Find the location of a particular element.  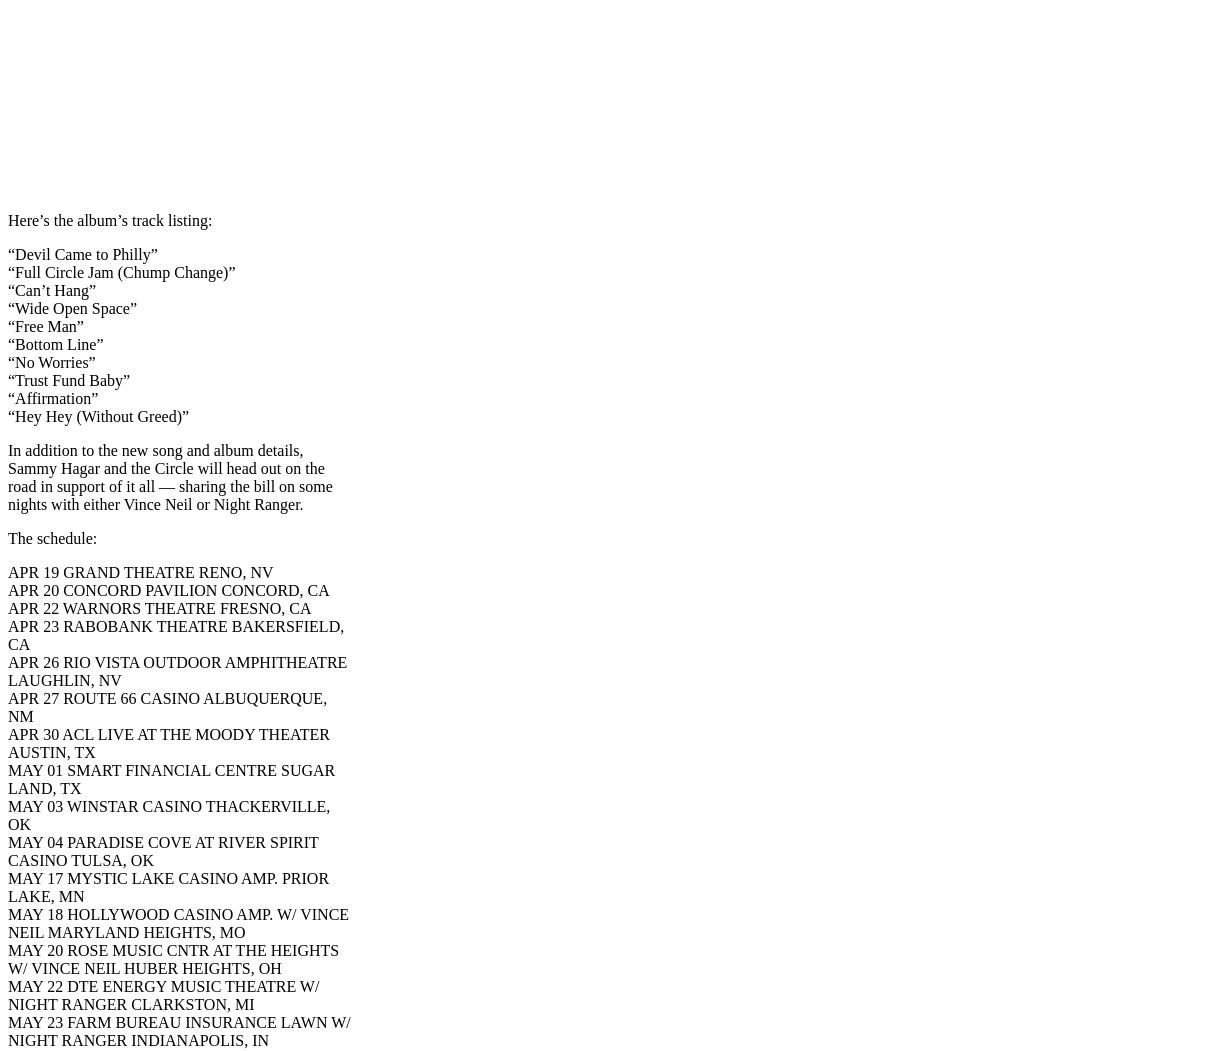

'MAY 22 DTE ENERGY MUSIC THEATRE W/ NIGHT RANGER CLARKSTON, MI' is located at coordinates (7, 995).